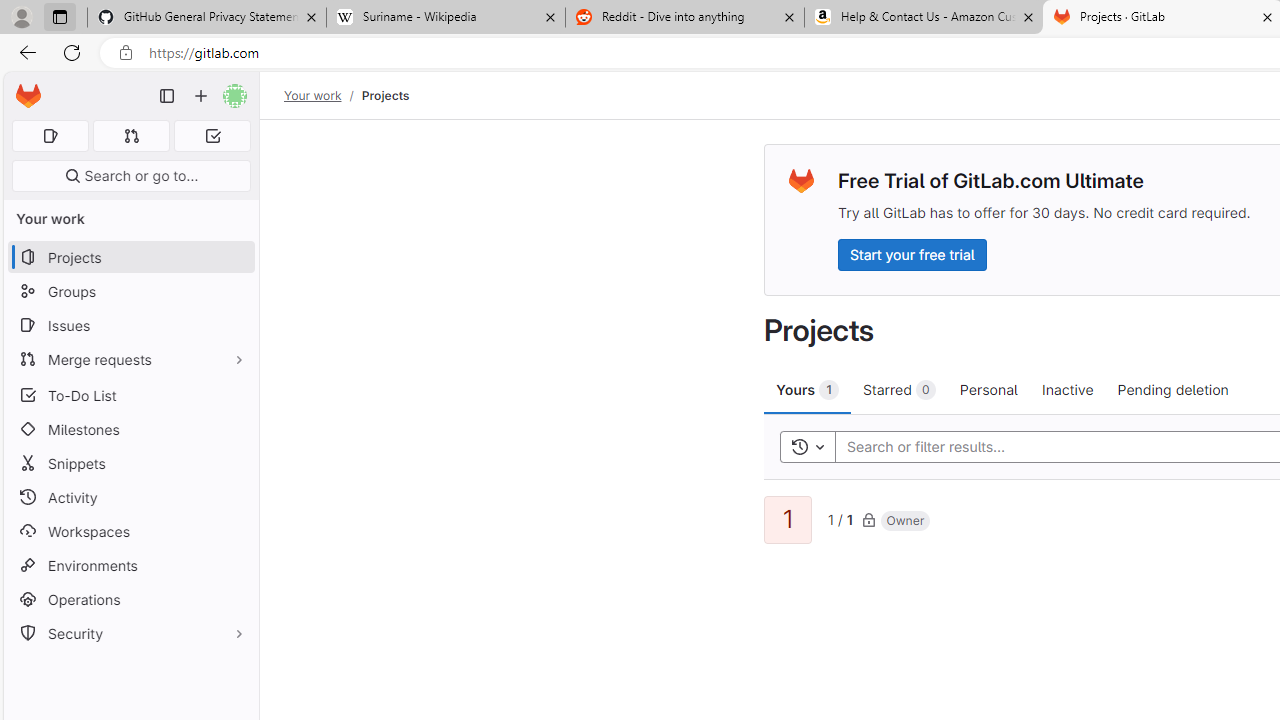 This screenshot has height=720, width=1280. Describe the element at coordinates (444, 17) in the screenshot. I see `'Suriname - Wikipedia'` at that location.